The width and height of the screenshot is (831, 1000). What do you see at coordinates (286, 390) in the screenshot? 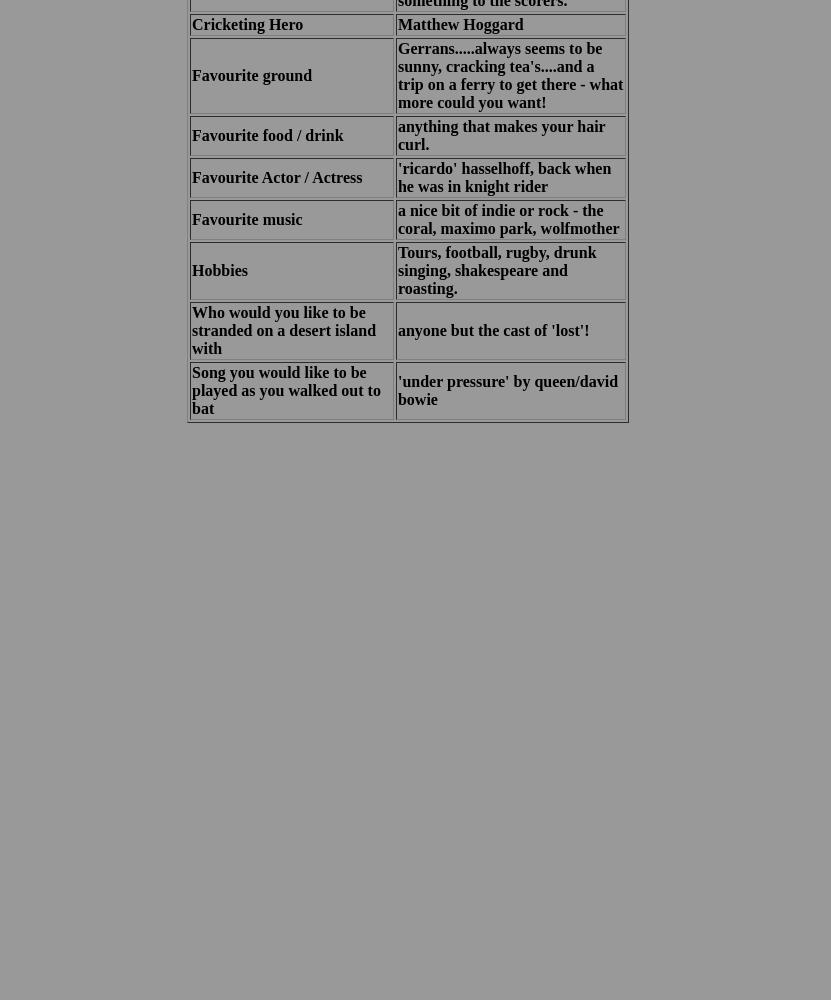
I see `'Song you would like to be played as you walked out to 
        bat'` at bounding box center [286, 390].